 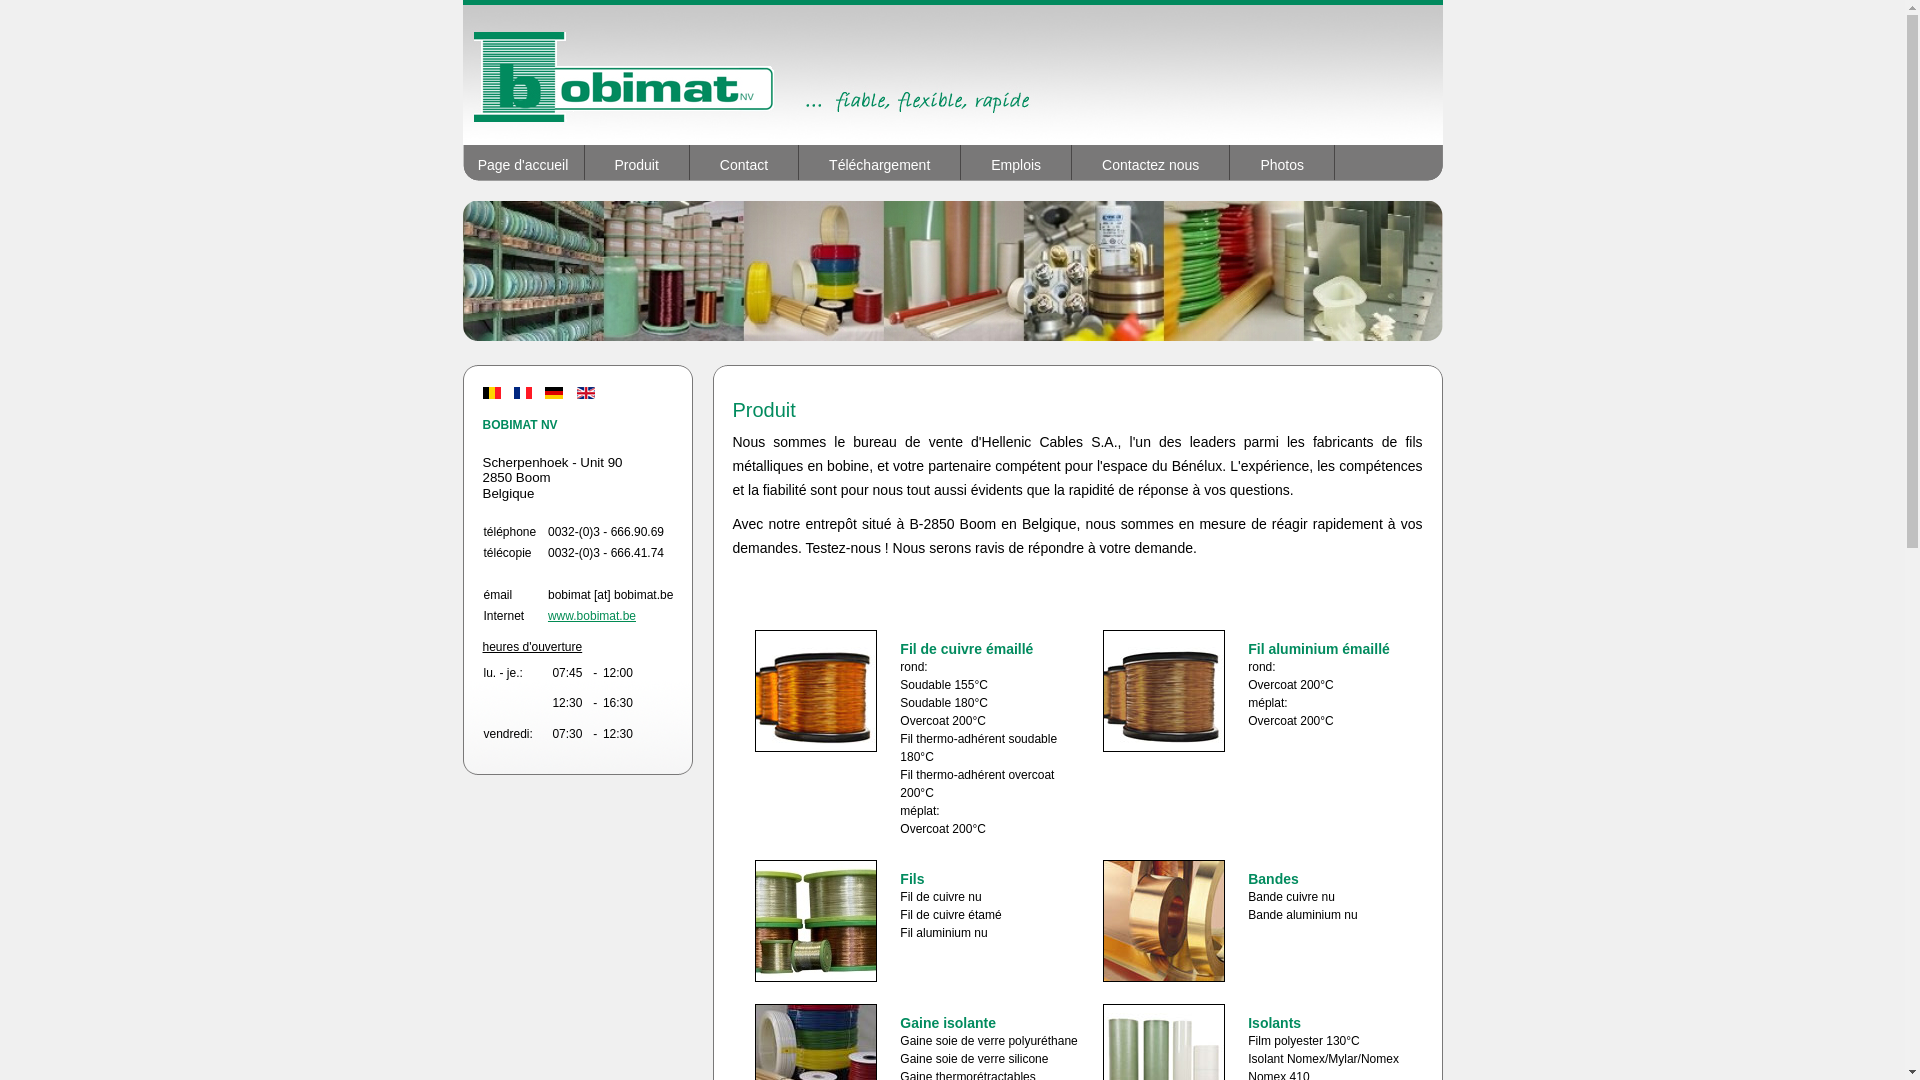 What do you see at coordinates (460, 73) in the screenshot?
I see `'HELCA Metall'` at bounding box center [460, 73].